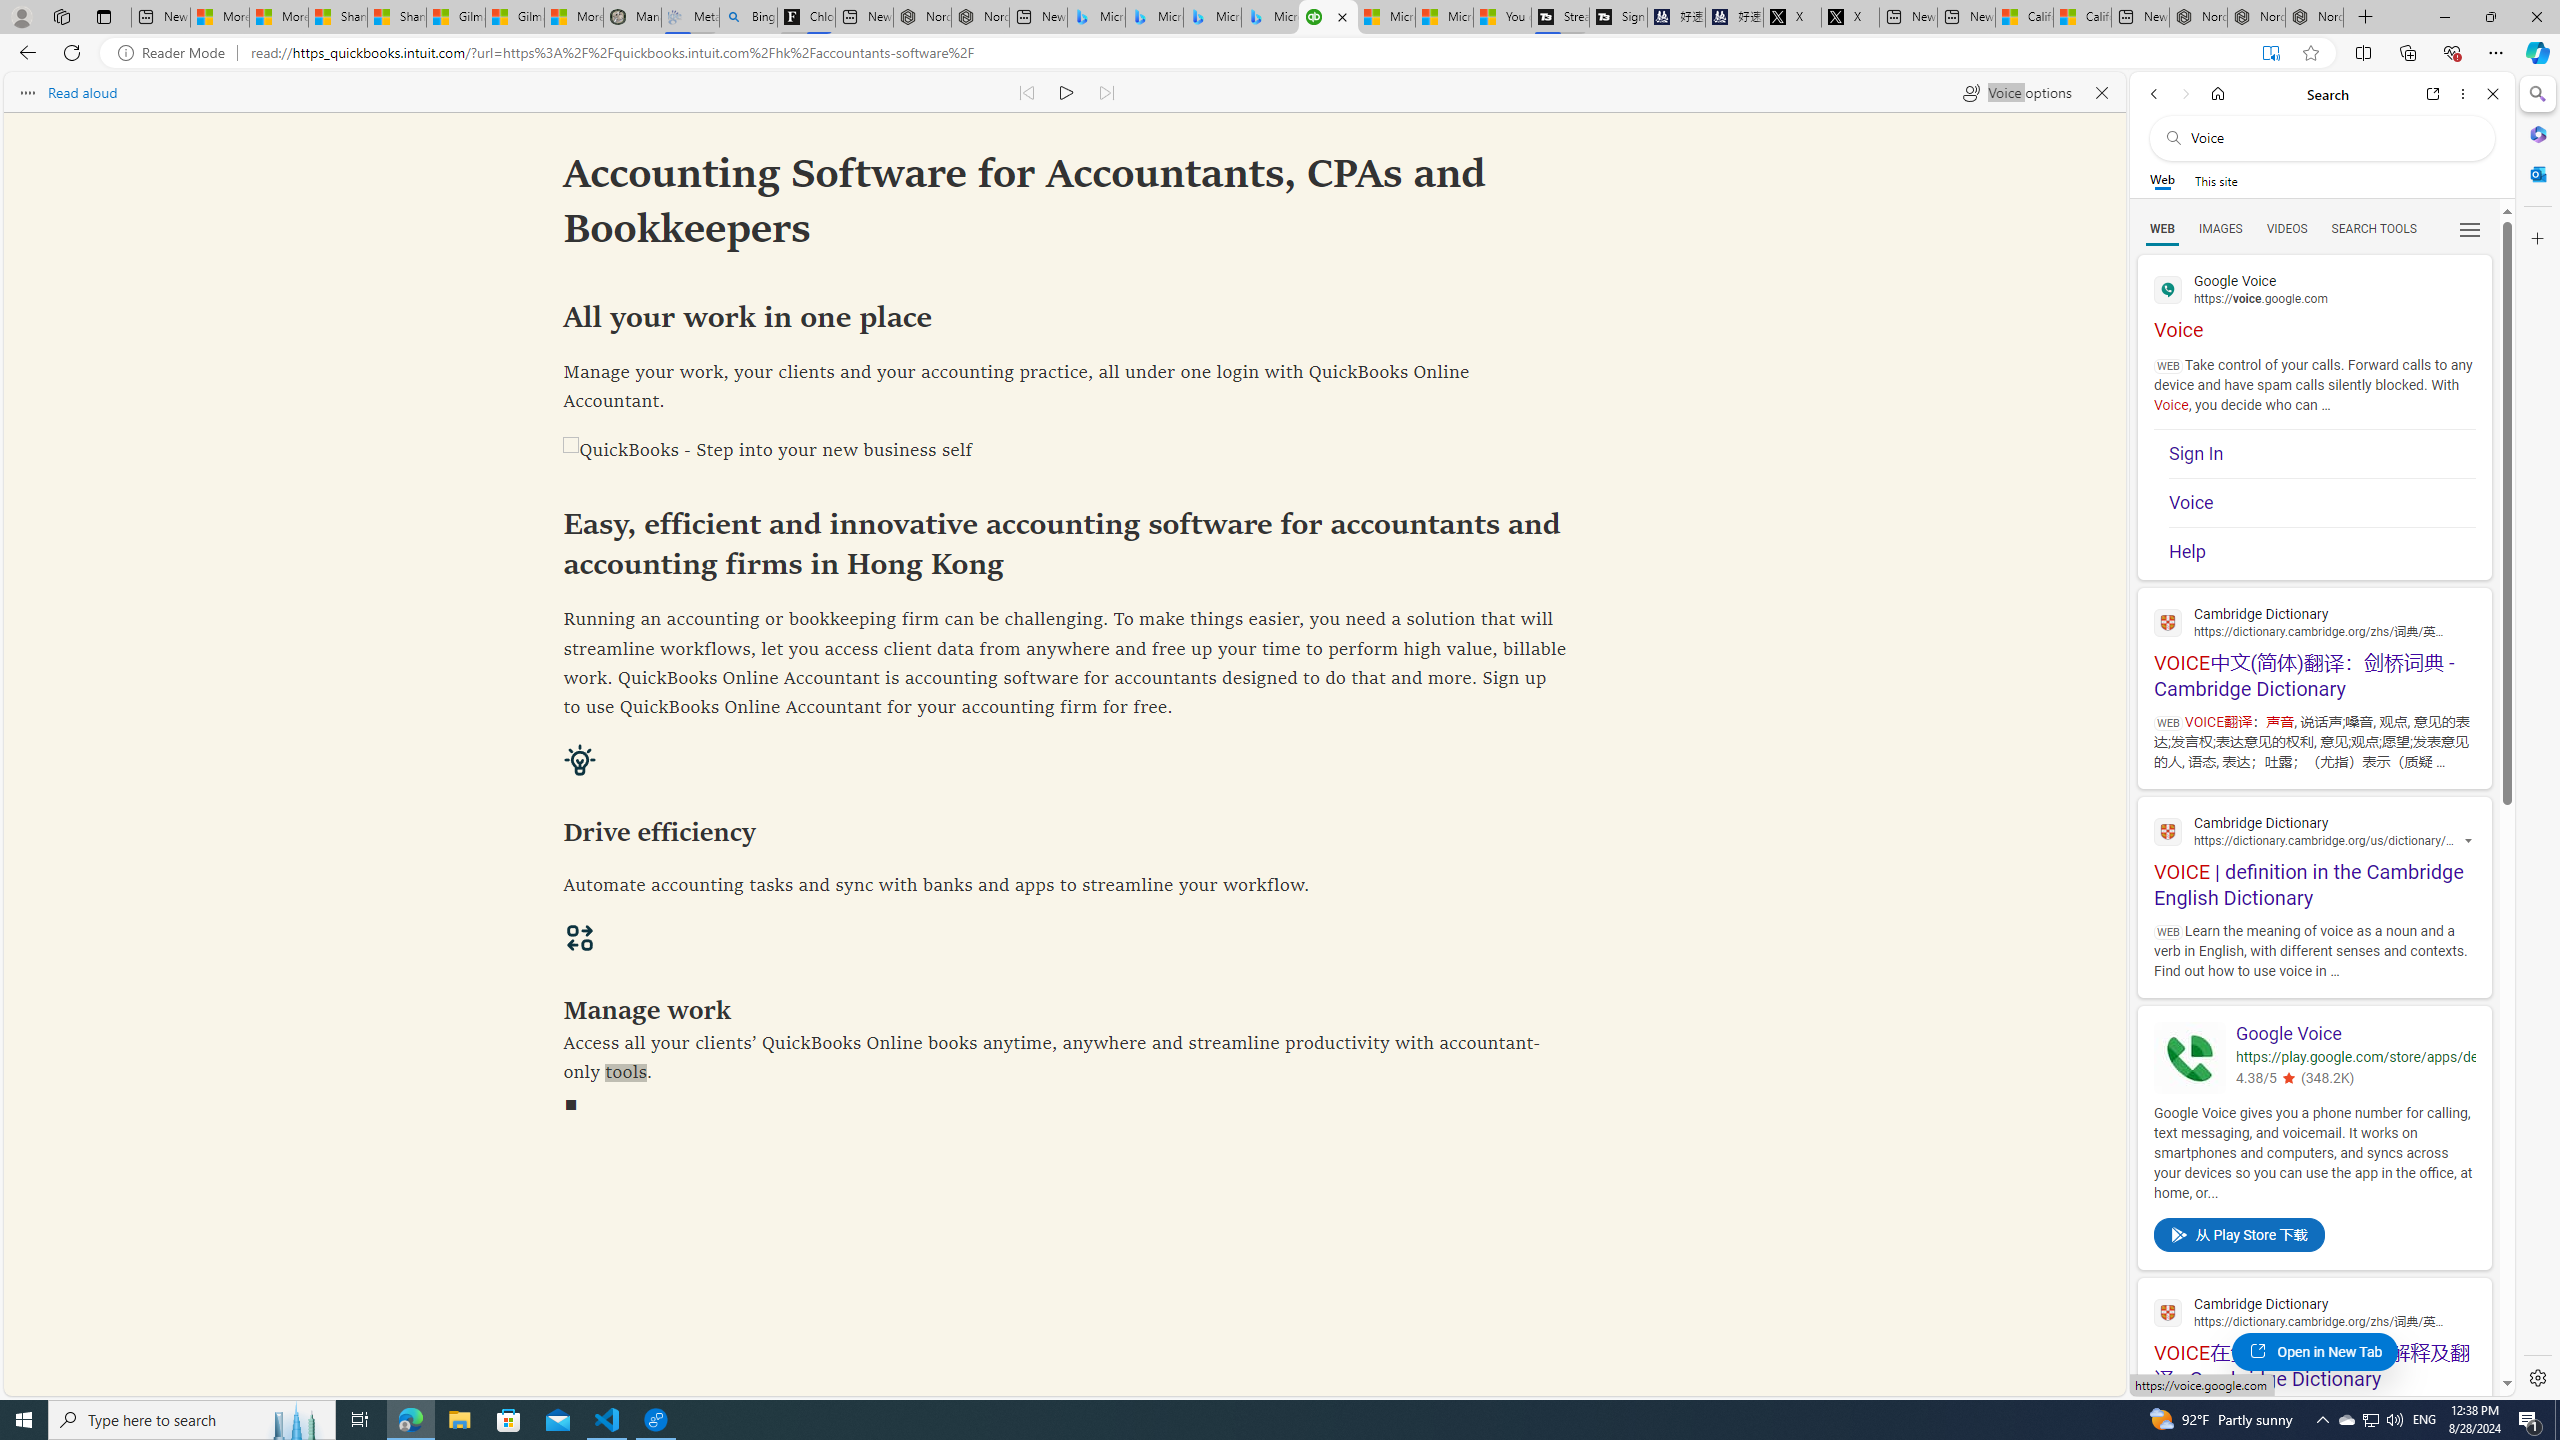 The image size is (2560, 1440). Describe the element at coordinates (2355, 1033) in the screenshot. I see `'Google Voice'` at that location.